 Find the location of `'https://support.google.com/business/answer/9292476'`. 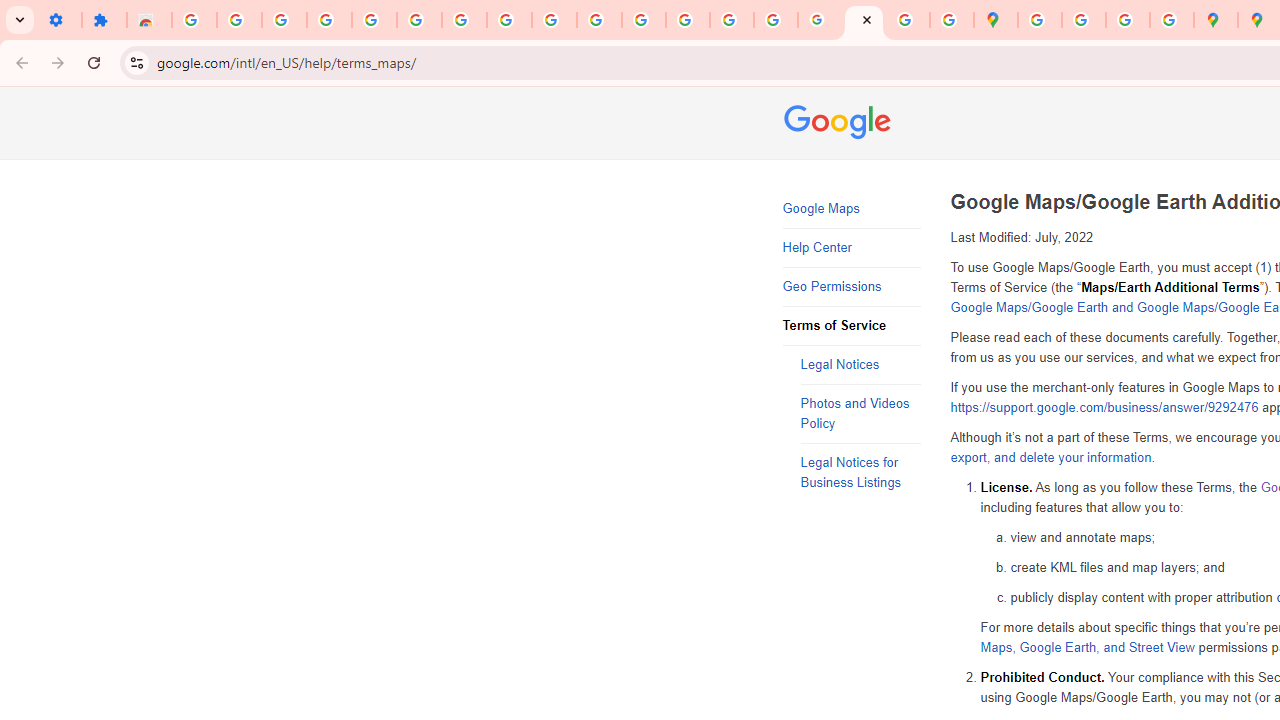

'https://support.google.com/business/answer/9292476' is located at coordinates (1103, 407).